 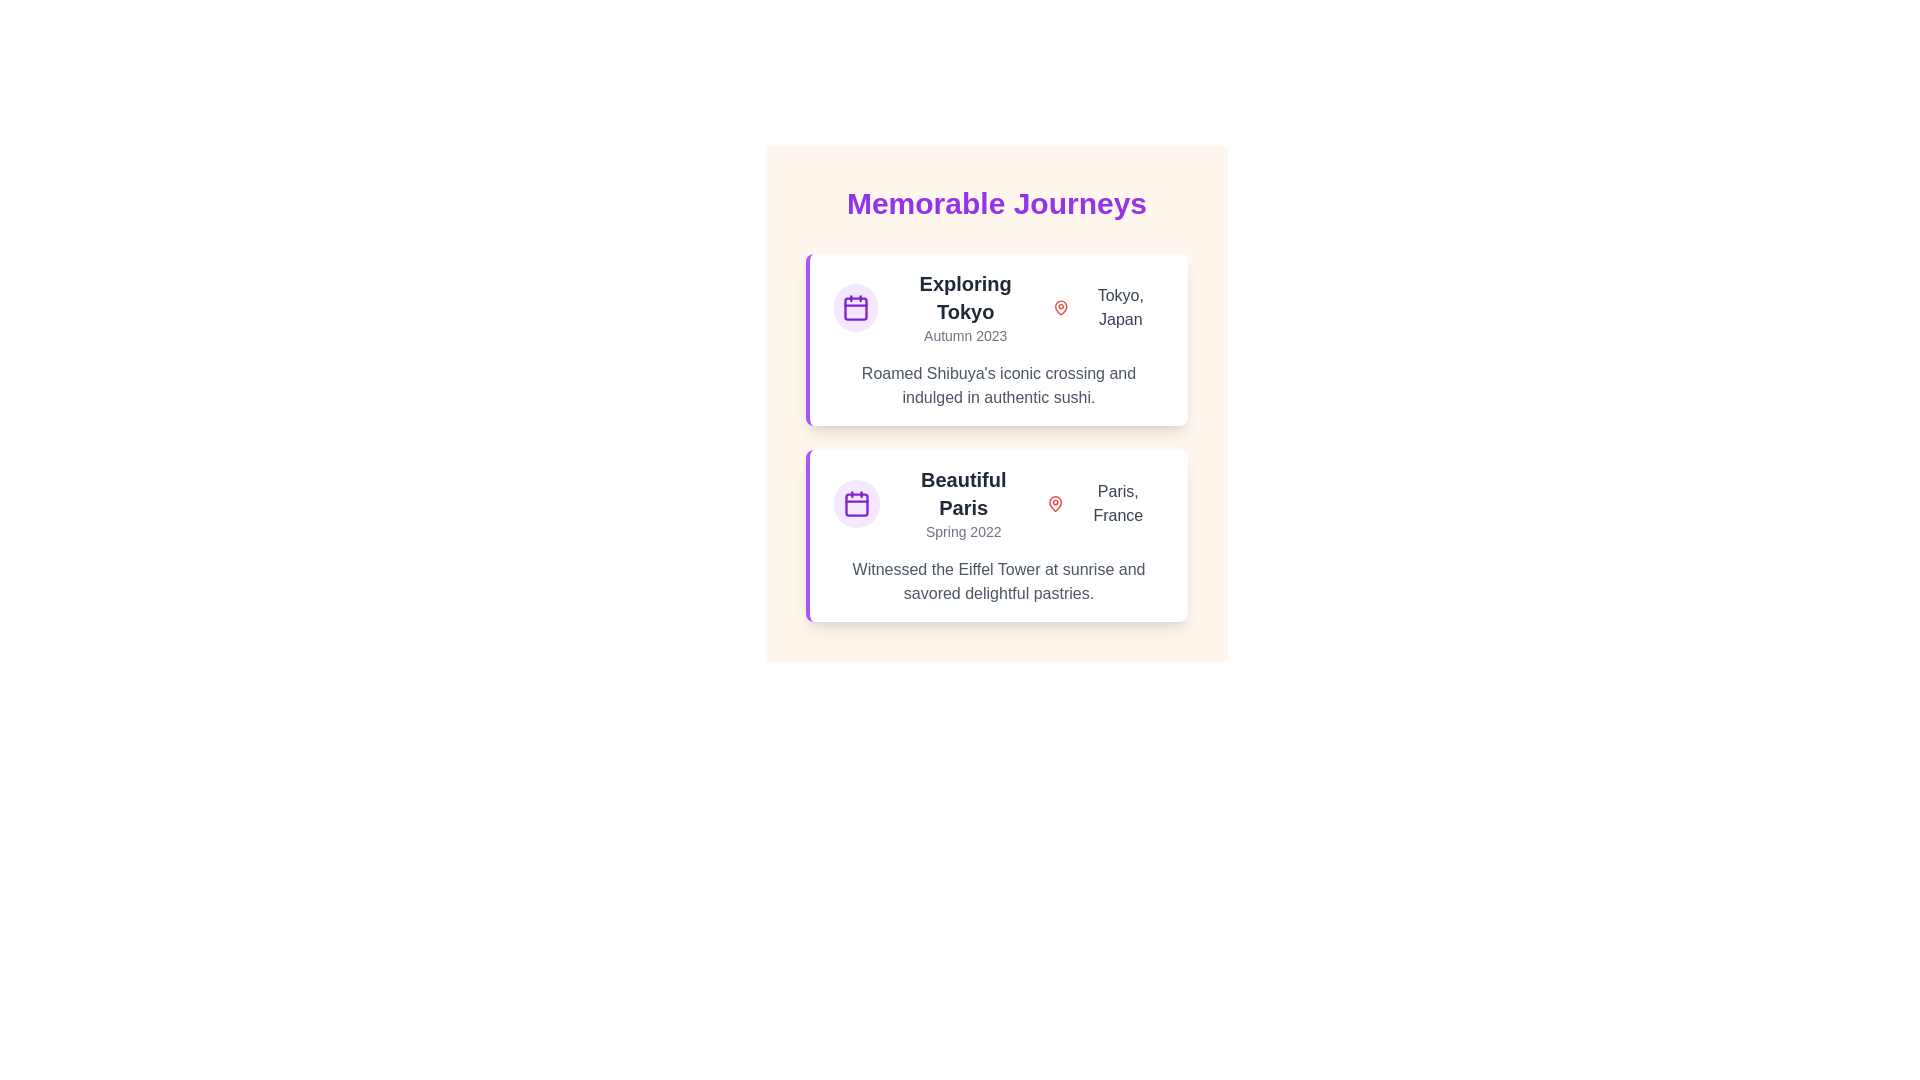 What do you see at coordinates (998, 385) in the screenshot?
I see `text block displaying the phrase 'Roamed Shibuya's iconic crossing and indulged in authentic sushi.' located in the 'Exploring Tokyo' journey section` at bounding box center [998, 385].